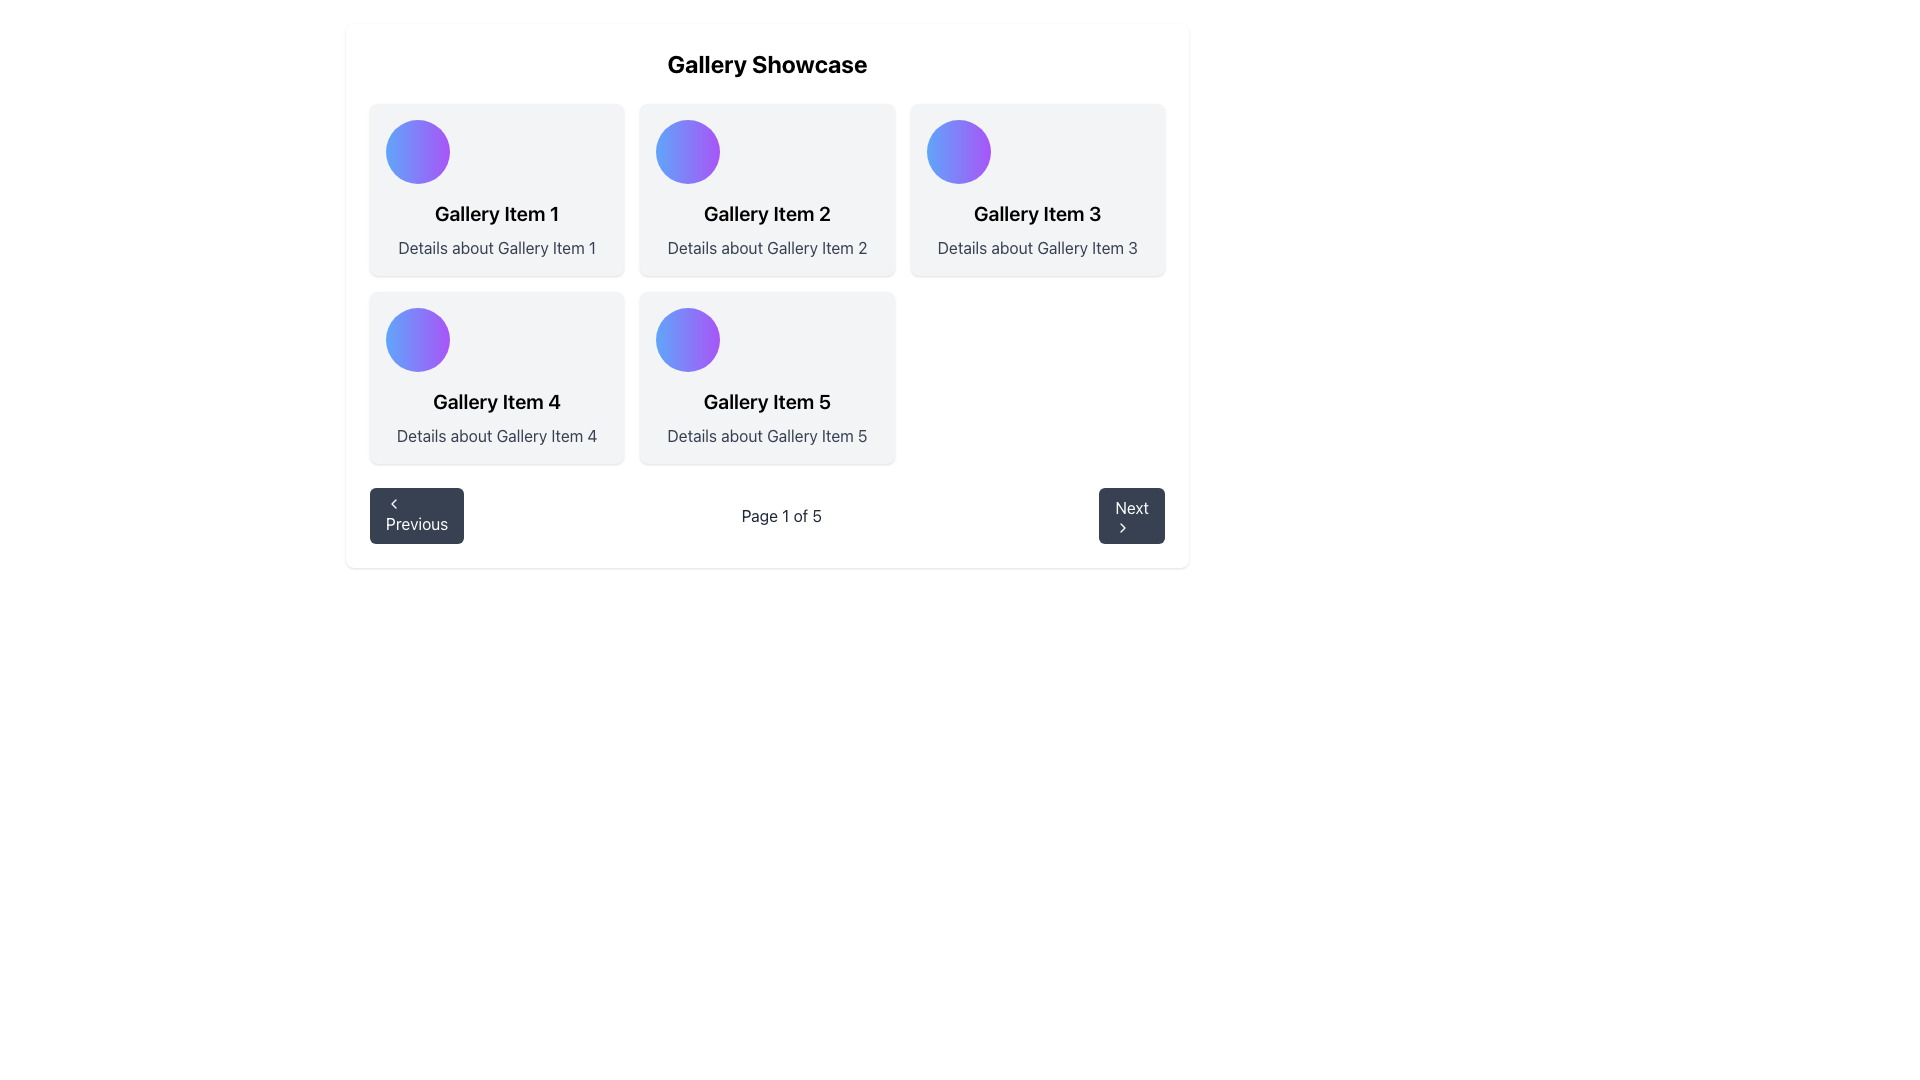 The height and width of the screenshot is (1080, 1920). What do you see at coordinates (766, 515) in the screenshot?
I see `the Text Display element that shows 'Page 1 of 5' in the pagination section, located between the 'Previous' and 'Next' buttons` at bounding box center [766, 515].